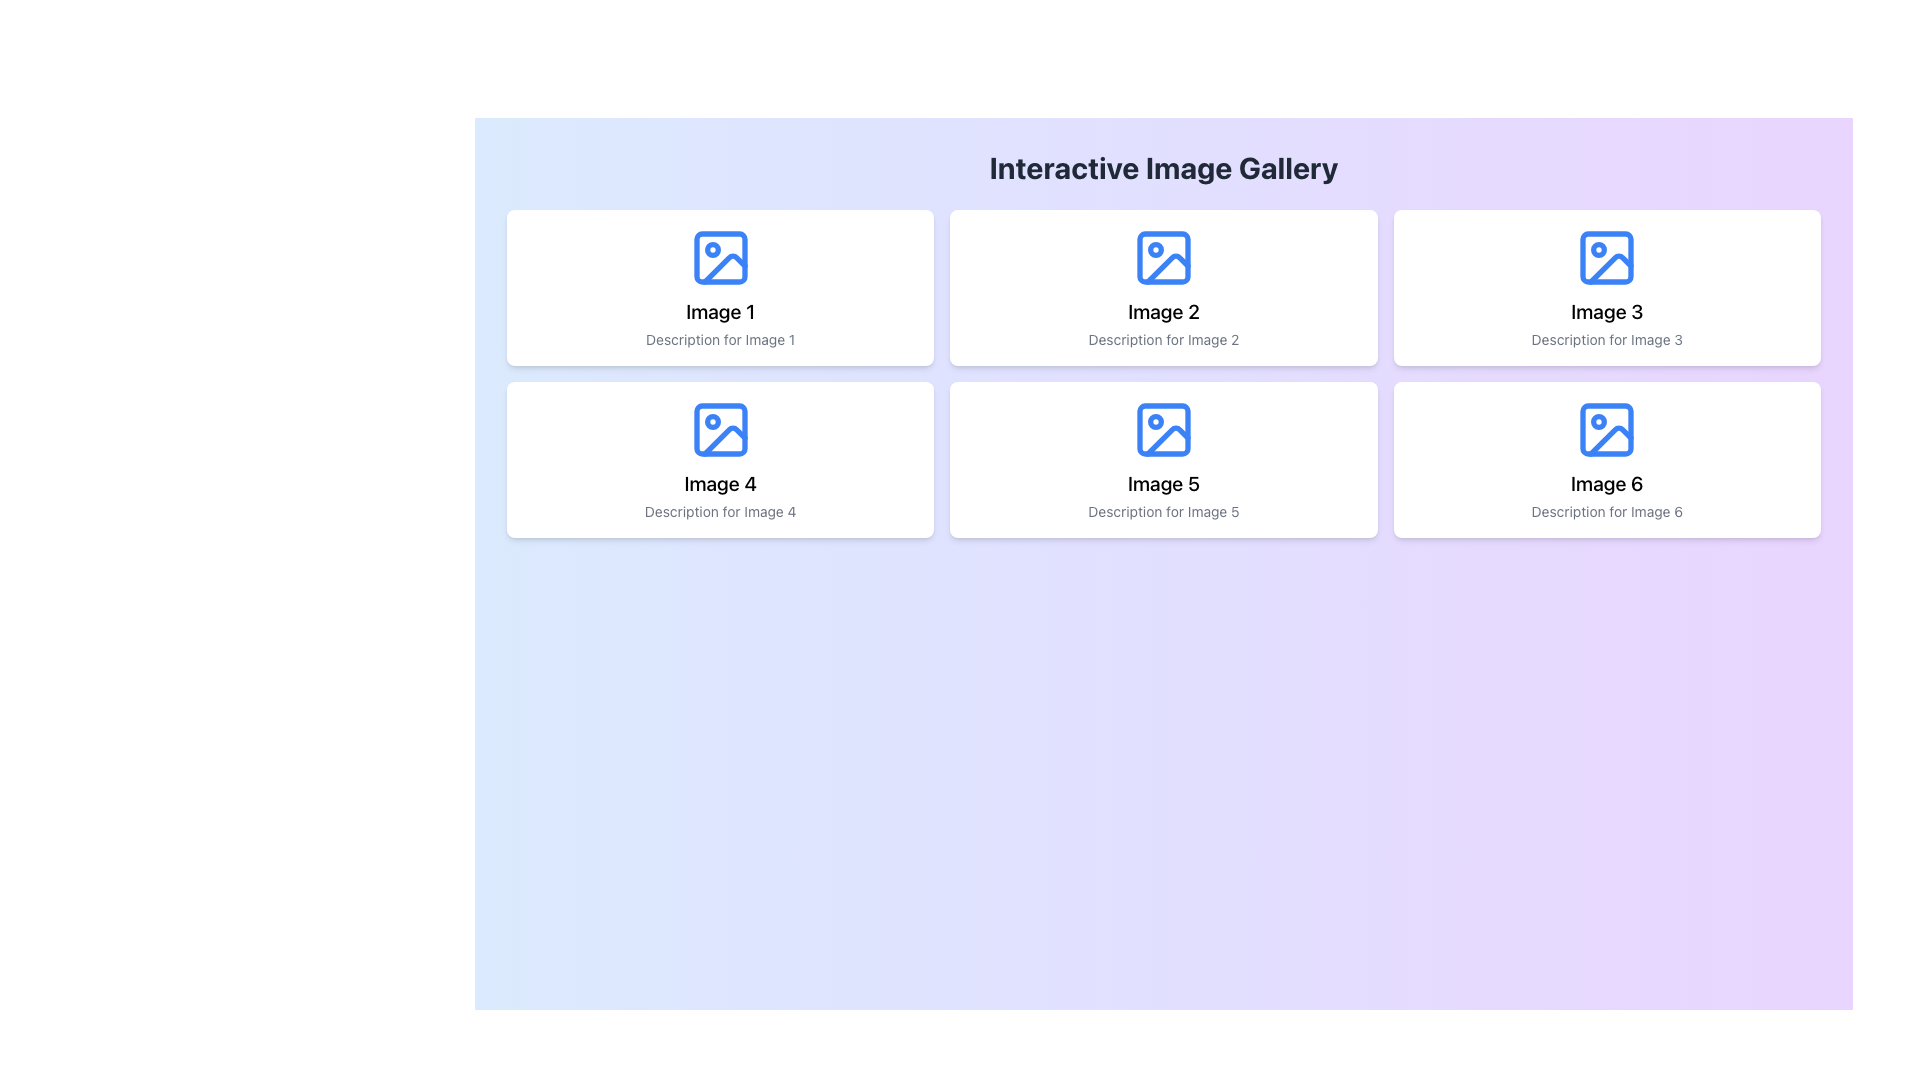 The image size is (1920, 1080). What do you see at coordinates (1163, 288) in the screenshot?
I see `the second card element in a grid layout, which has a white background, a blue image icon, bold black text 'Image 2', and a gray description 'Description for Image 2'` at bounding box center [1163, 288].